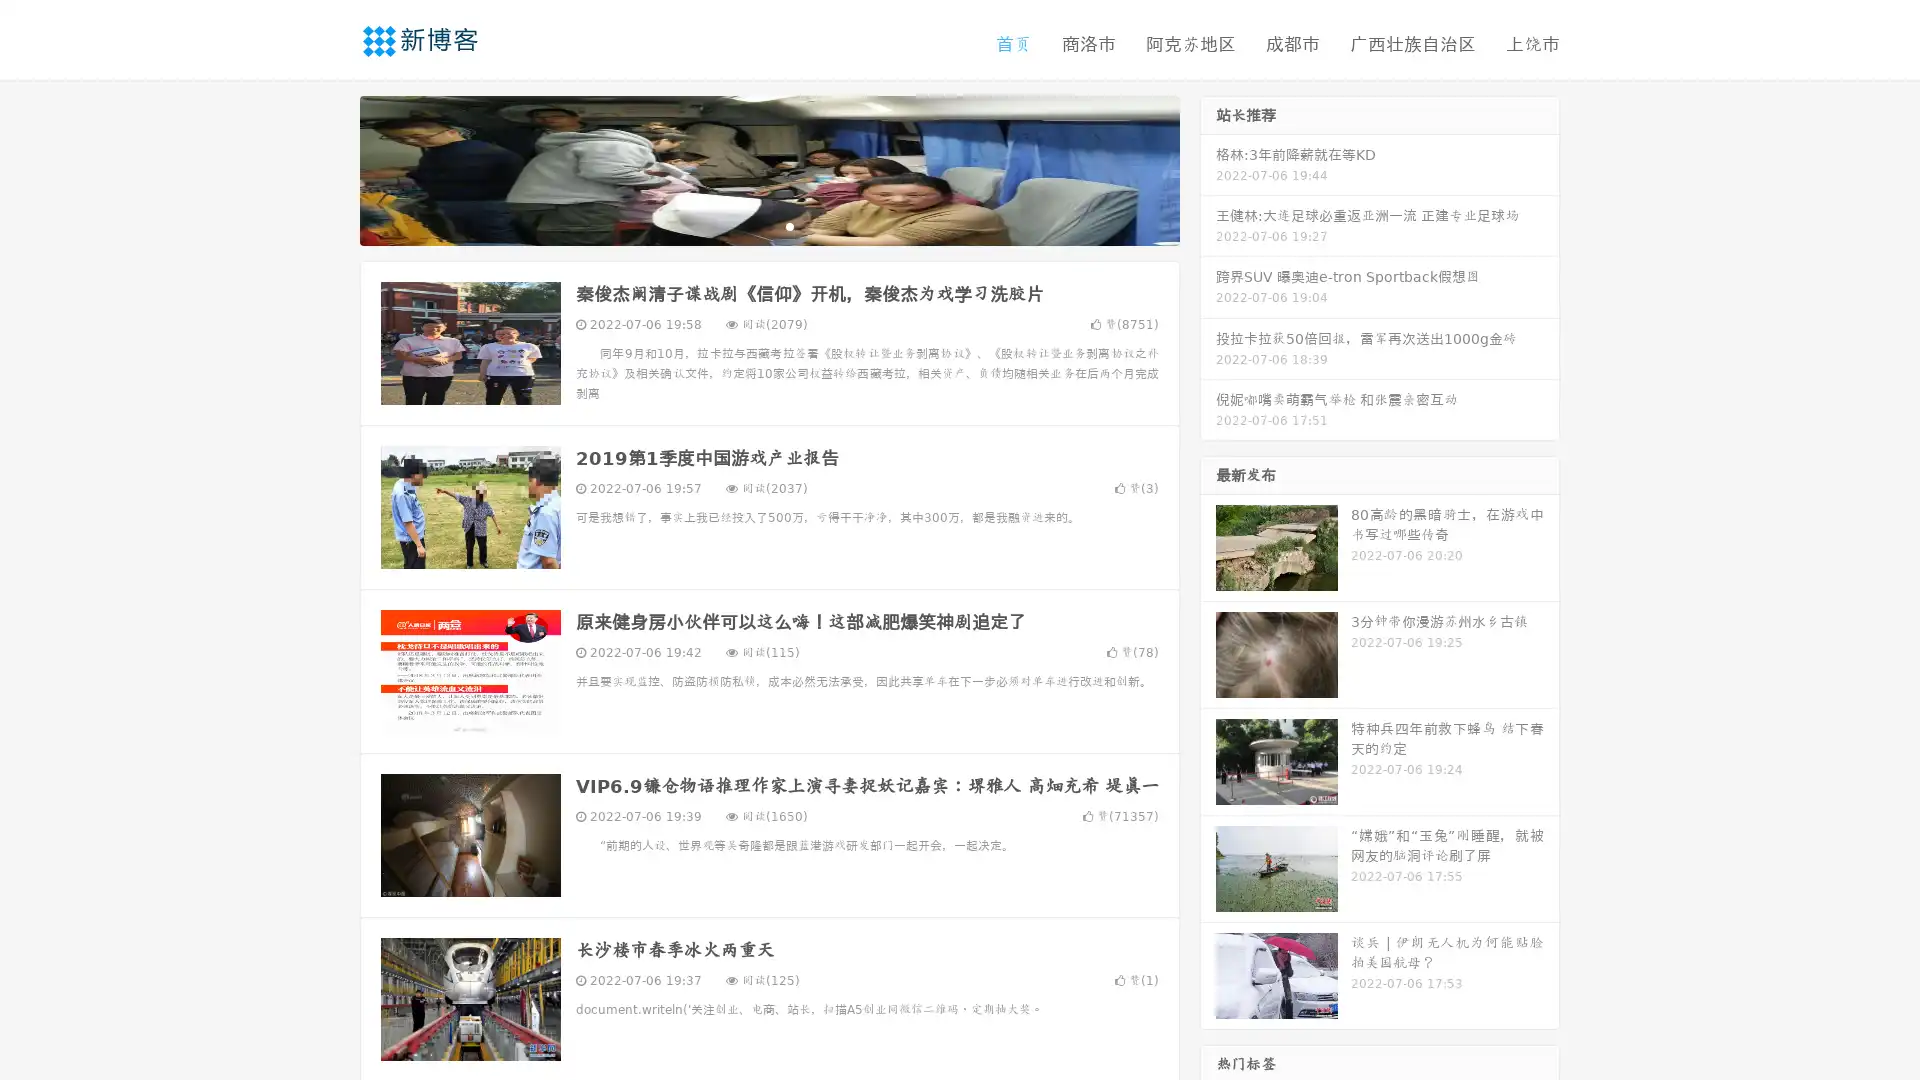 The height and width of the screenshot is (1080, 1920). I want to click on Next slide, so click(1208, 168).